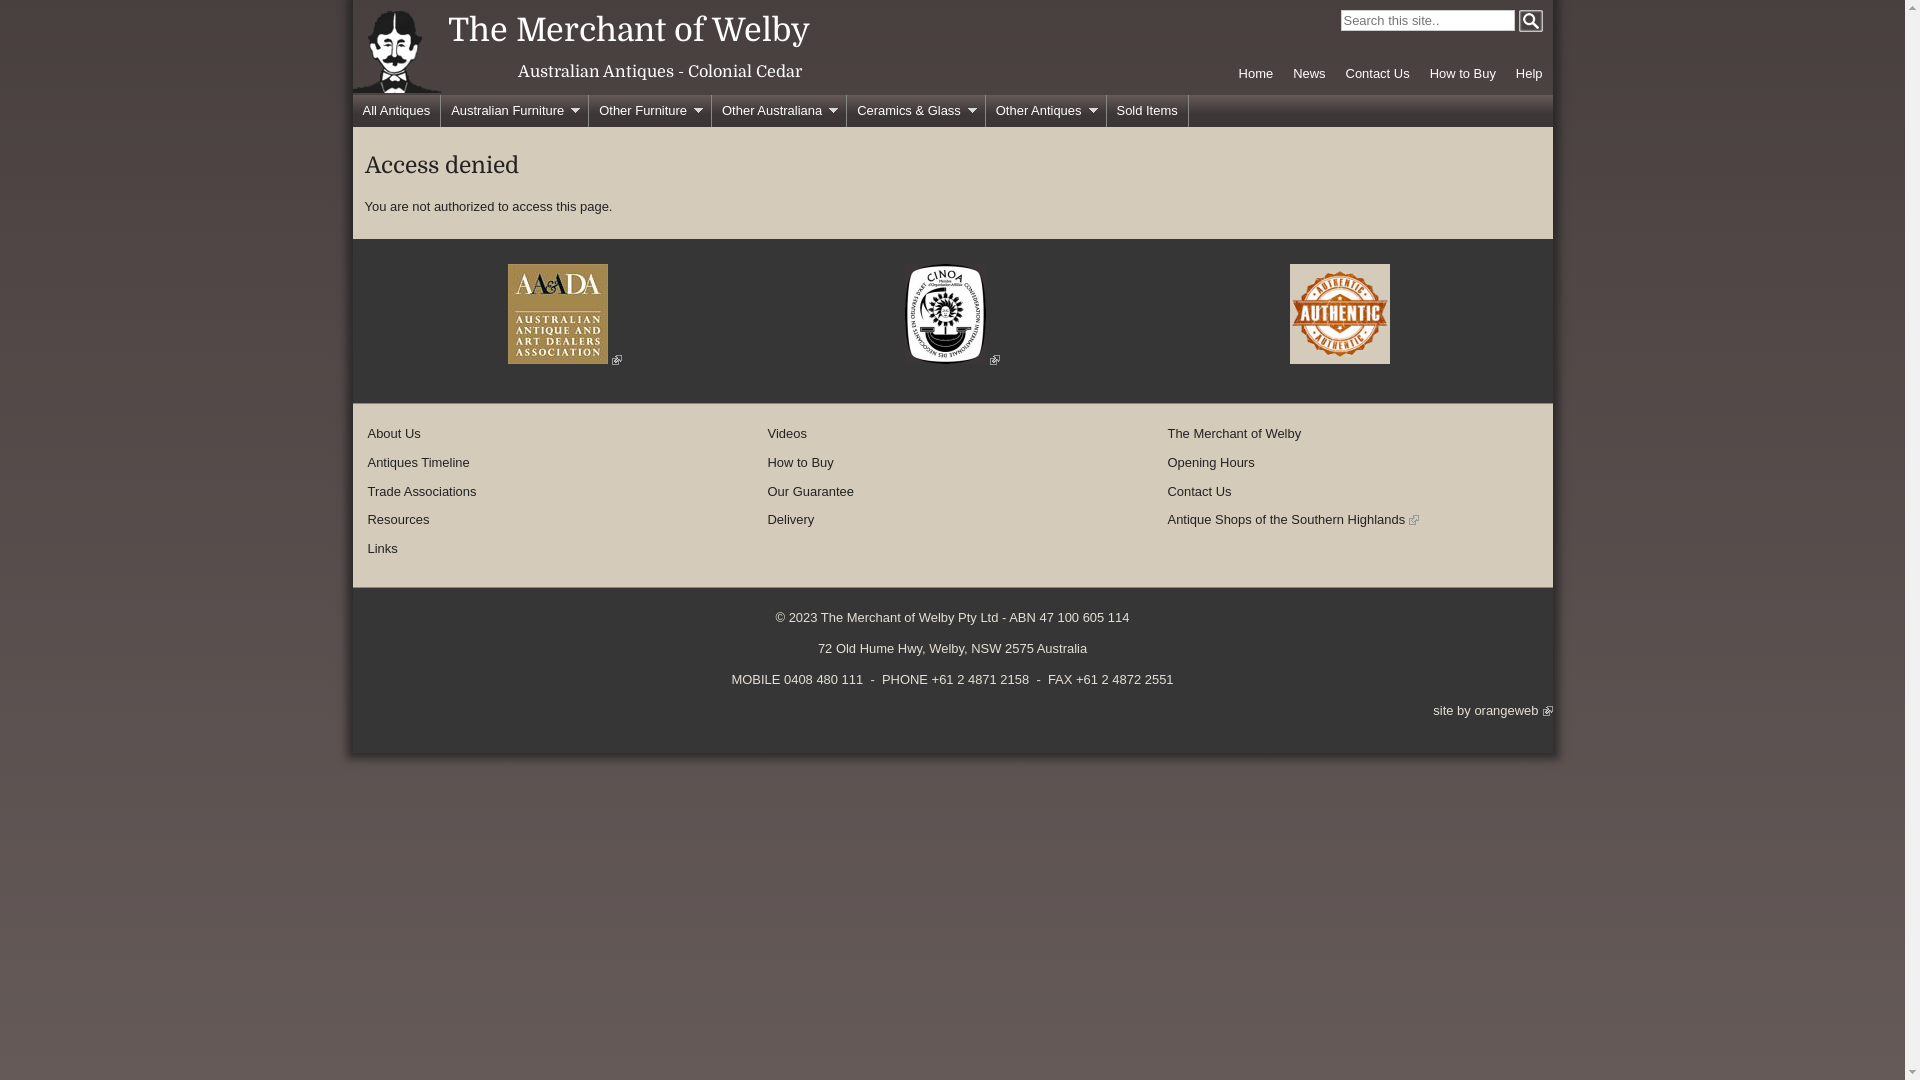 The image size is (1920, 1080). Describe the element at coordinates (564, 358) in the screenshot. I see `'(link is external)'` at that location.